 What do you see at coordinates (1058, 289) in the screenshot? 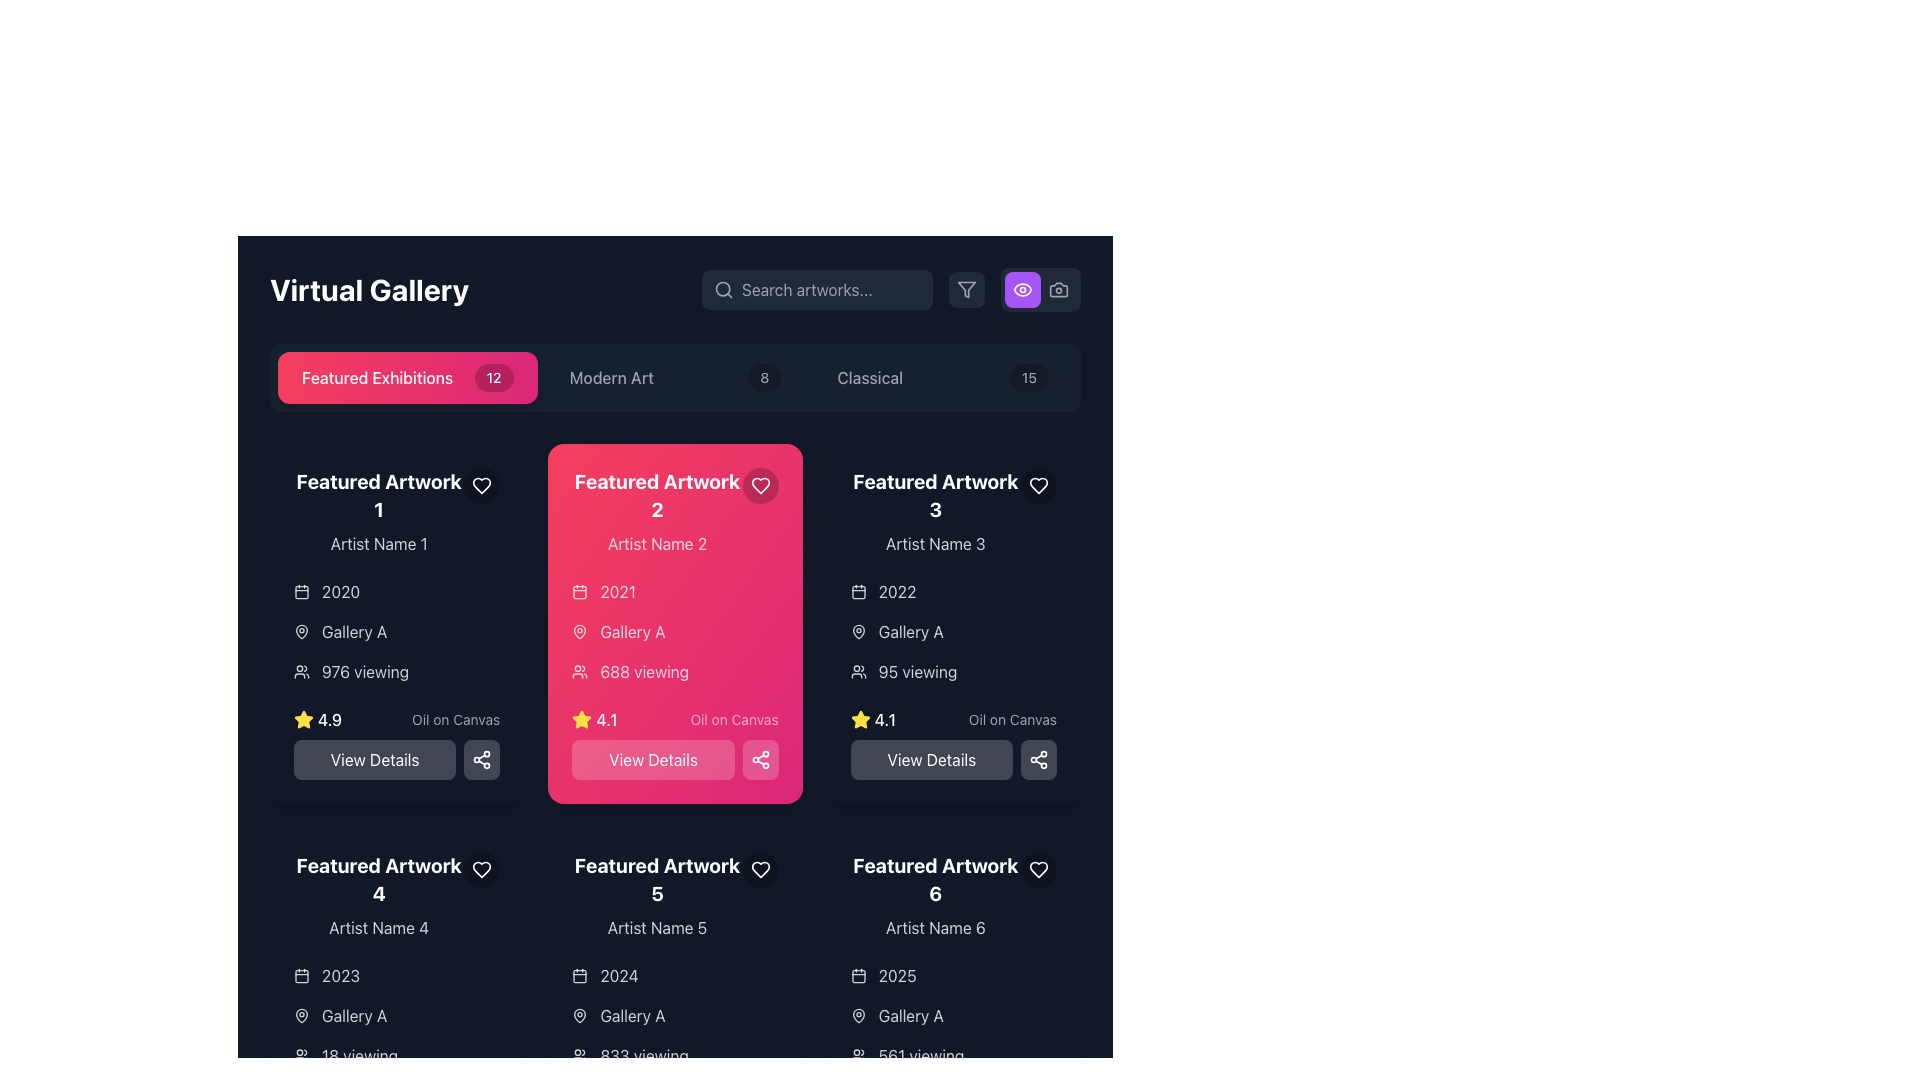
I see `the camera icon located in the upper-right corner of the interface` at bounding box center [1058, 289].